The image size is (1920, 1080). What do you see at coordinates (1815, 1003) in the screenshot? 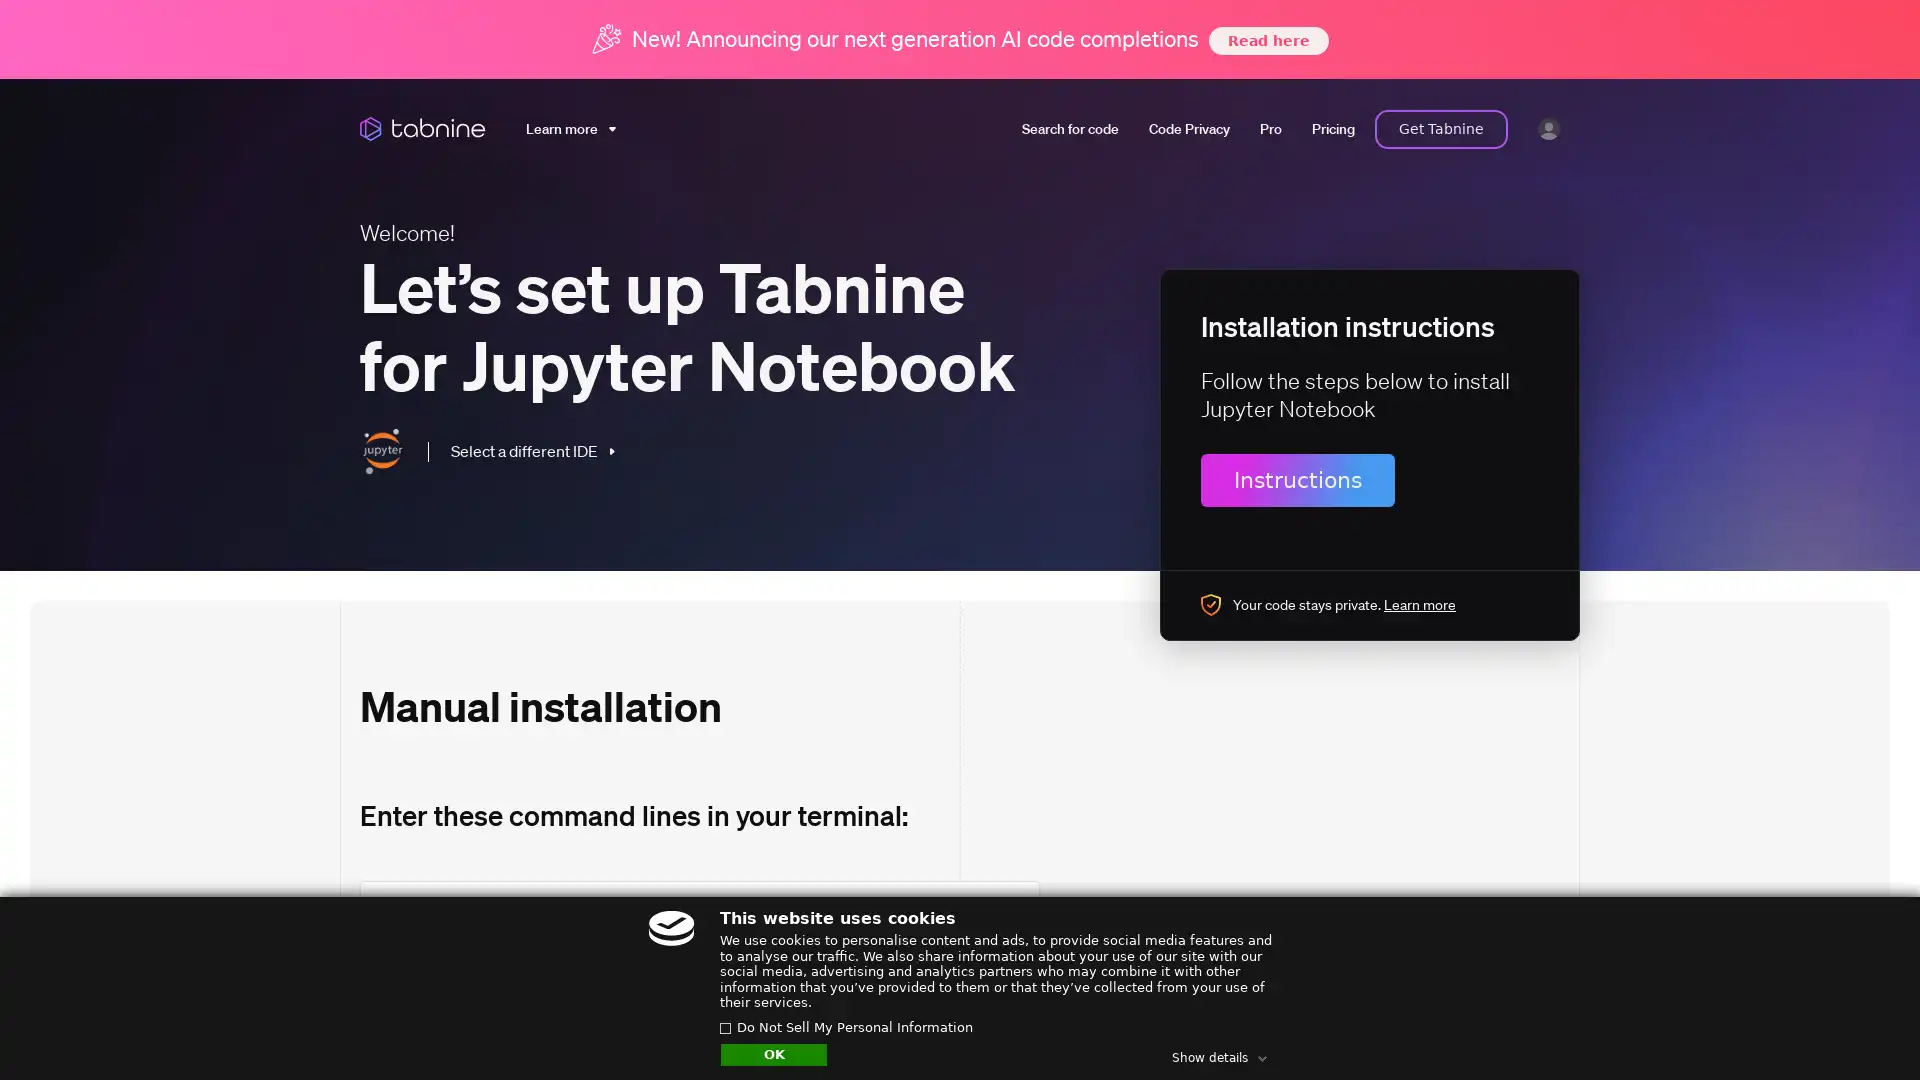
I see `Dismiss Message` at bounding box center [1815, 1003].